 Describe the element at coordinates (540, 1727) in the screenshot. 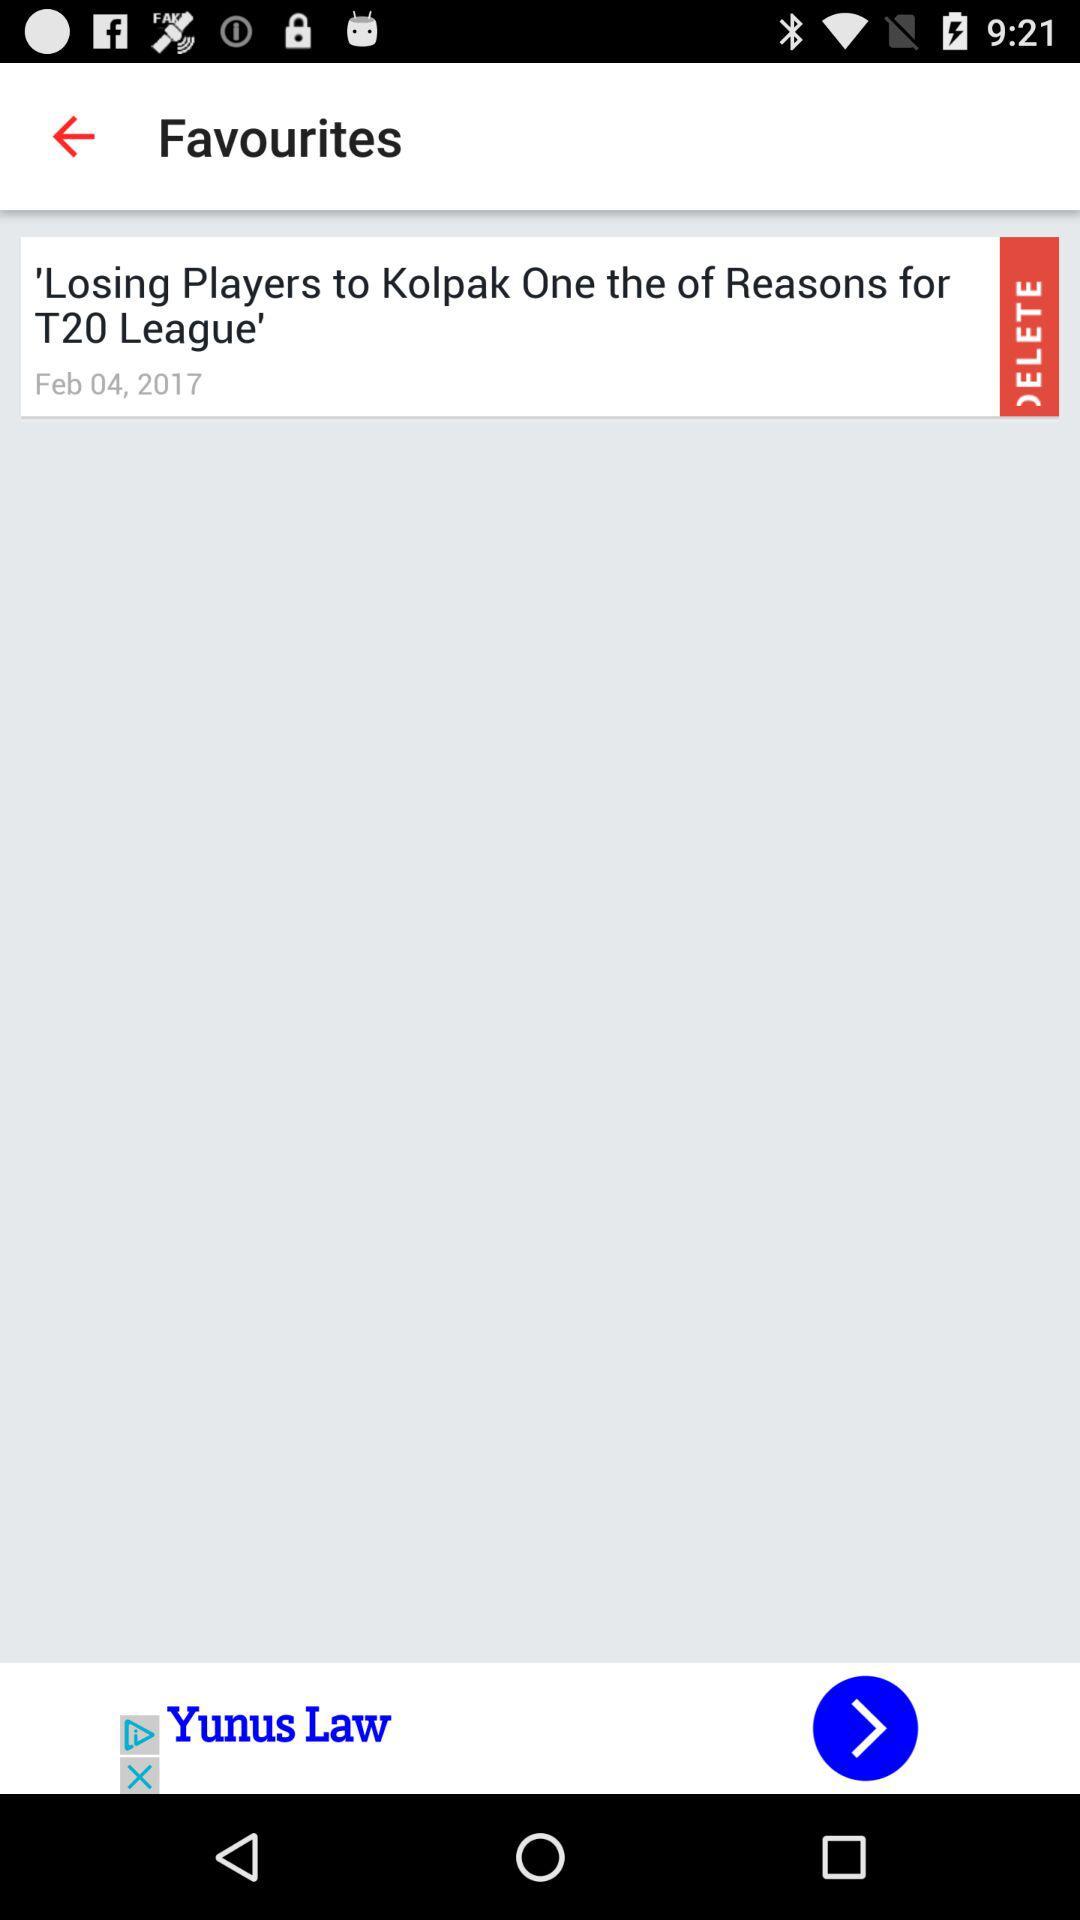

I see `go back` at that location.